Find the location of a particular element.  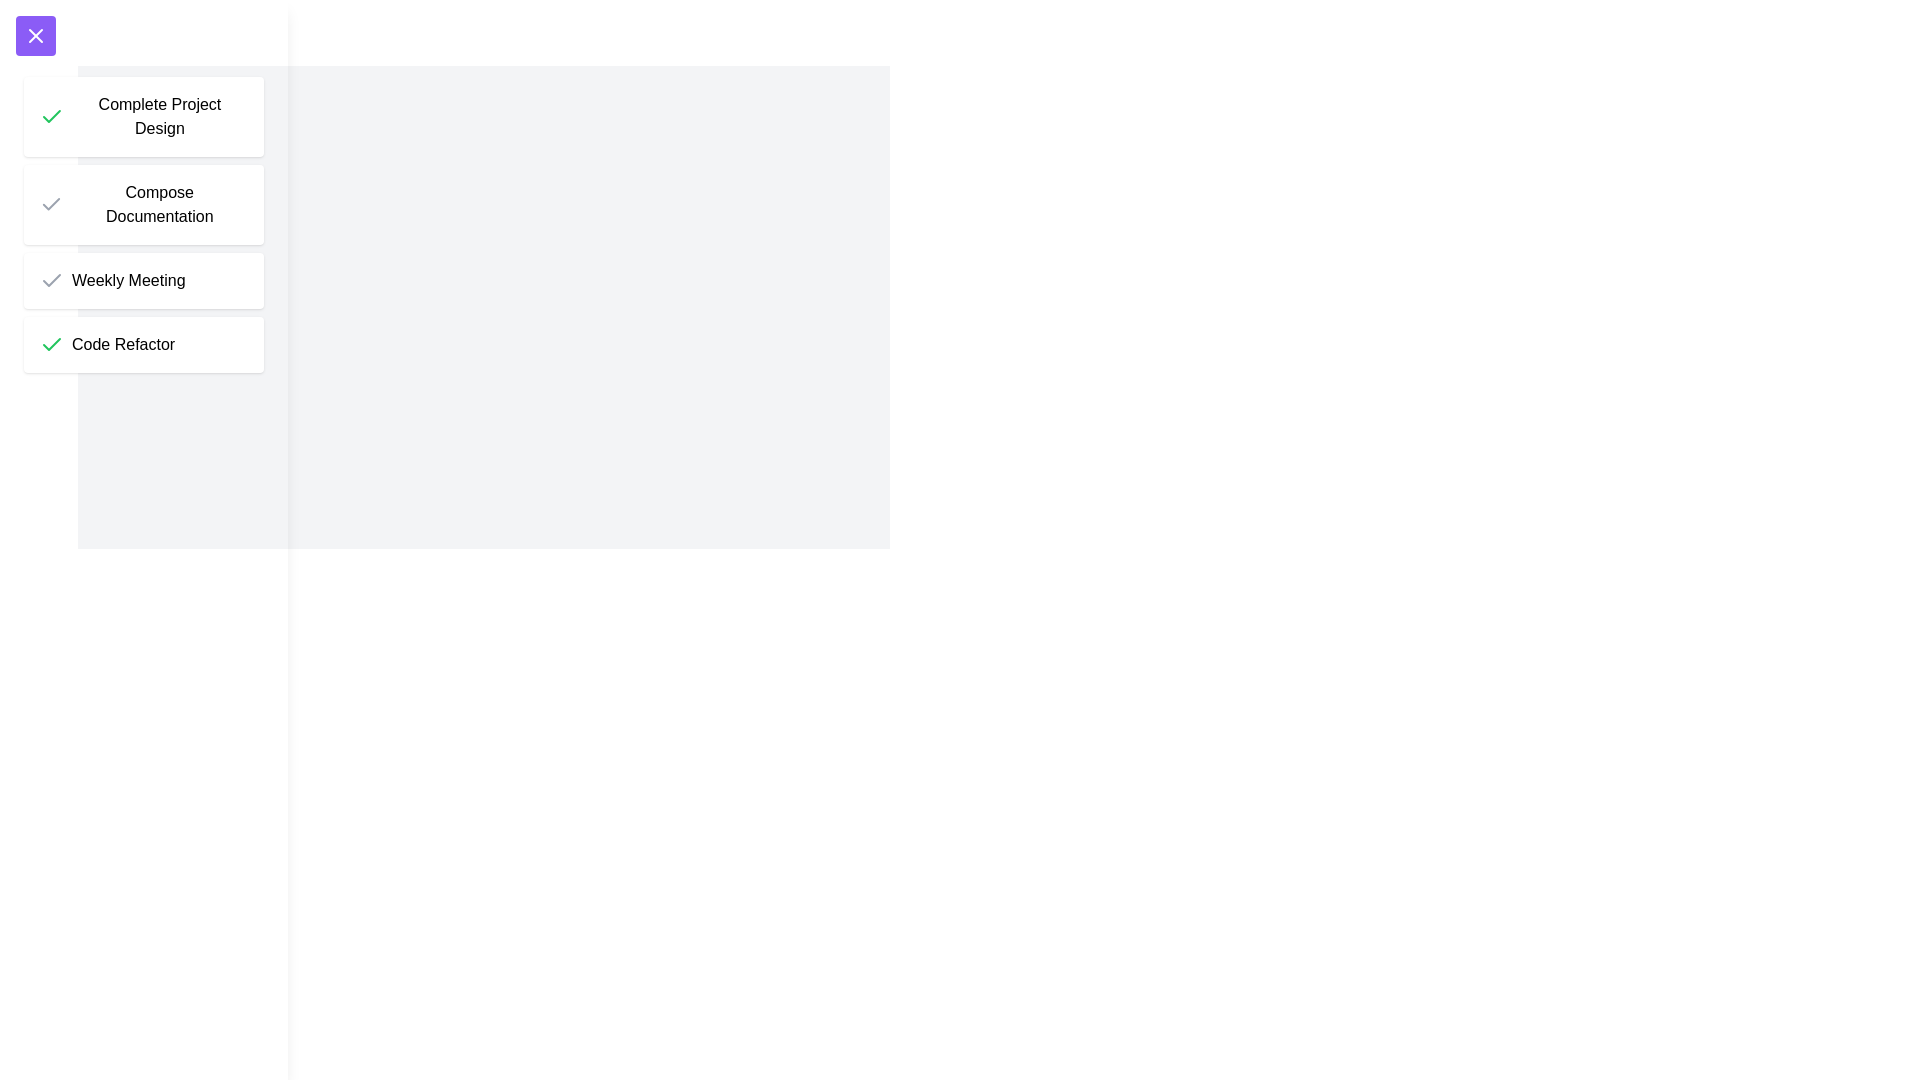

toggle button at the top-left corner to toggle the drawer's visibility is located at coordinates (35, 35).